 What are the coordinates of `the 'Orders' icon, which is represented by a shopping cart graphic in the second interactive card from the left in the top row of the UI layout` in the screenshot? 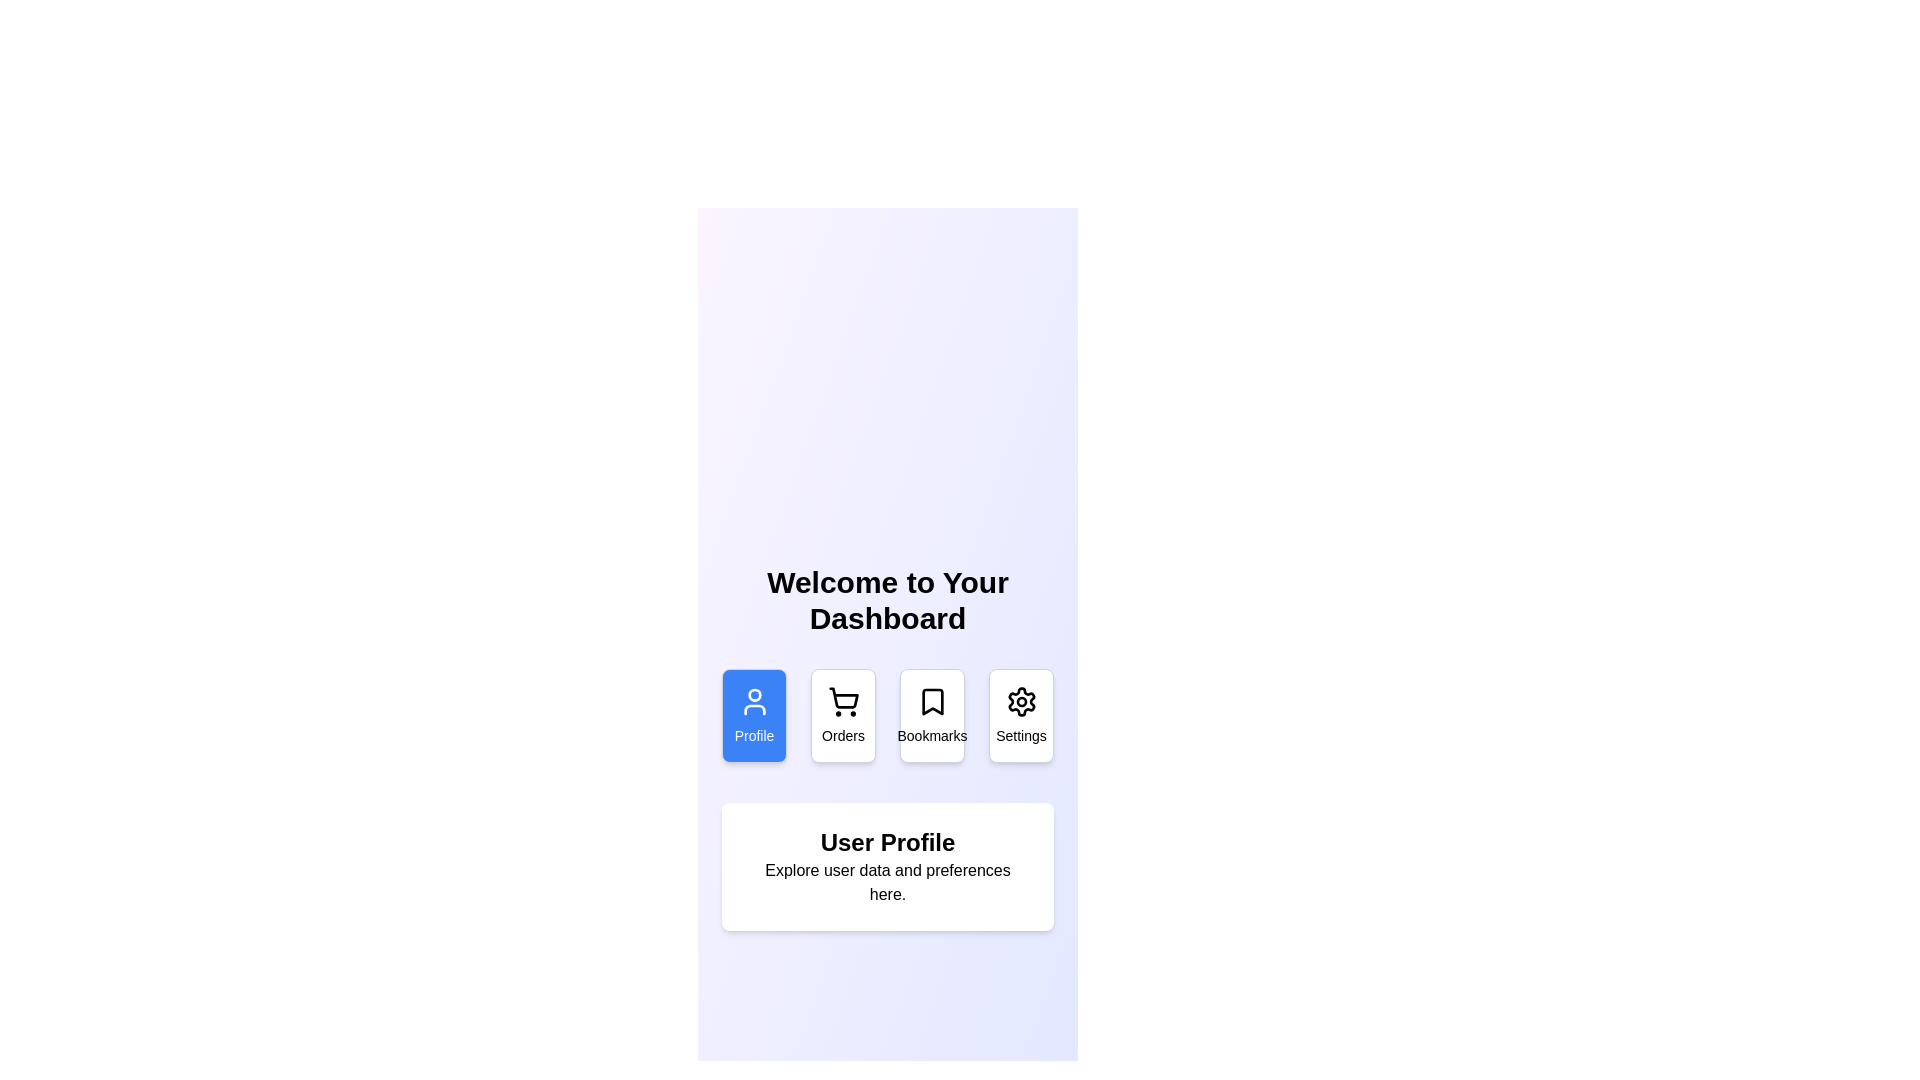 It's located at (843, 701).